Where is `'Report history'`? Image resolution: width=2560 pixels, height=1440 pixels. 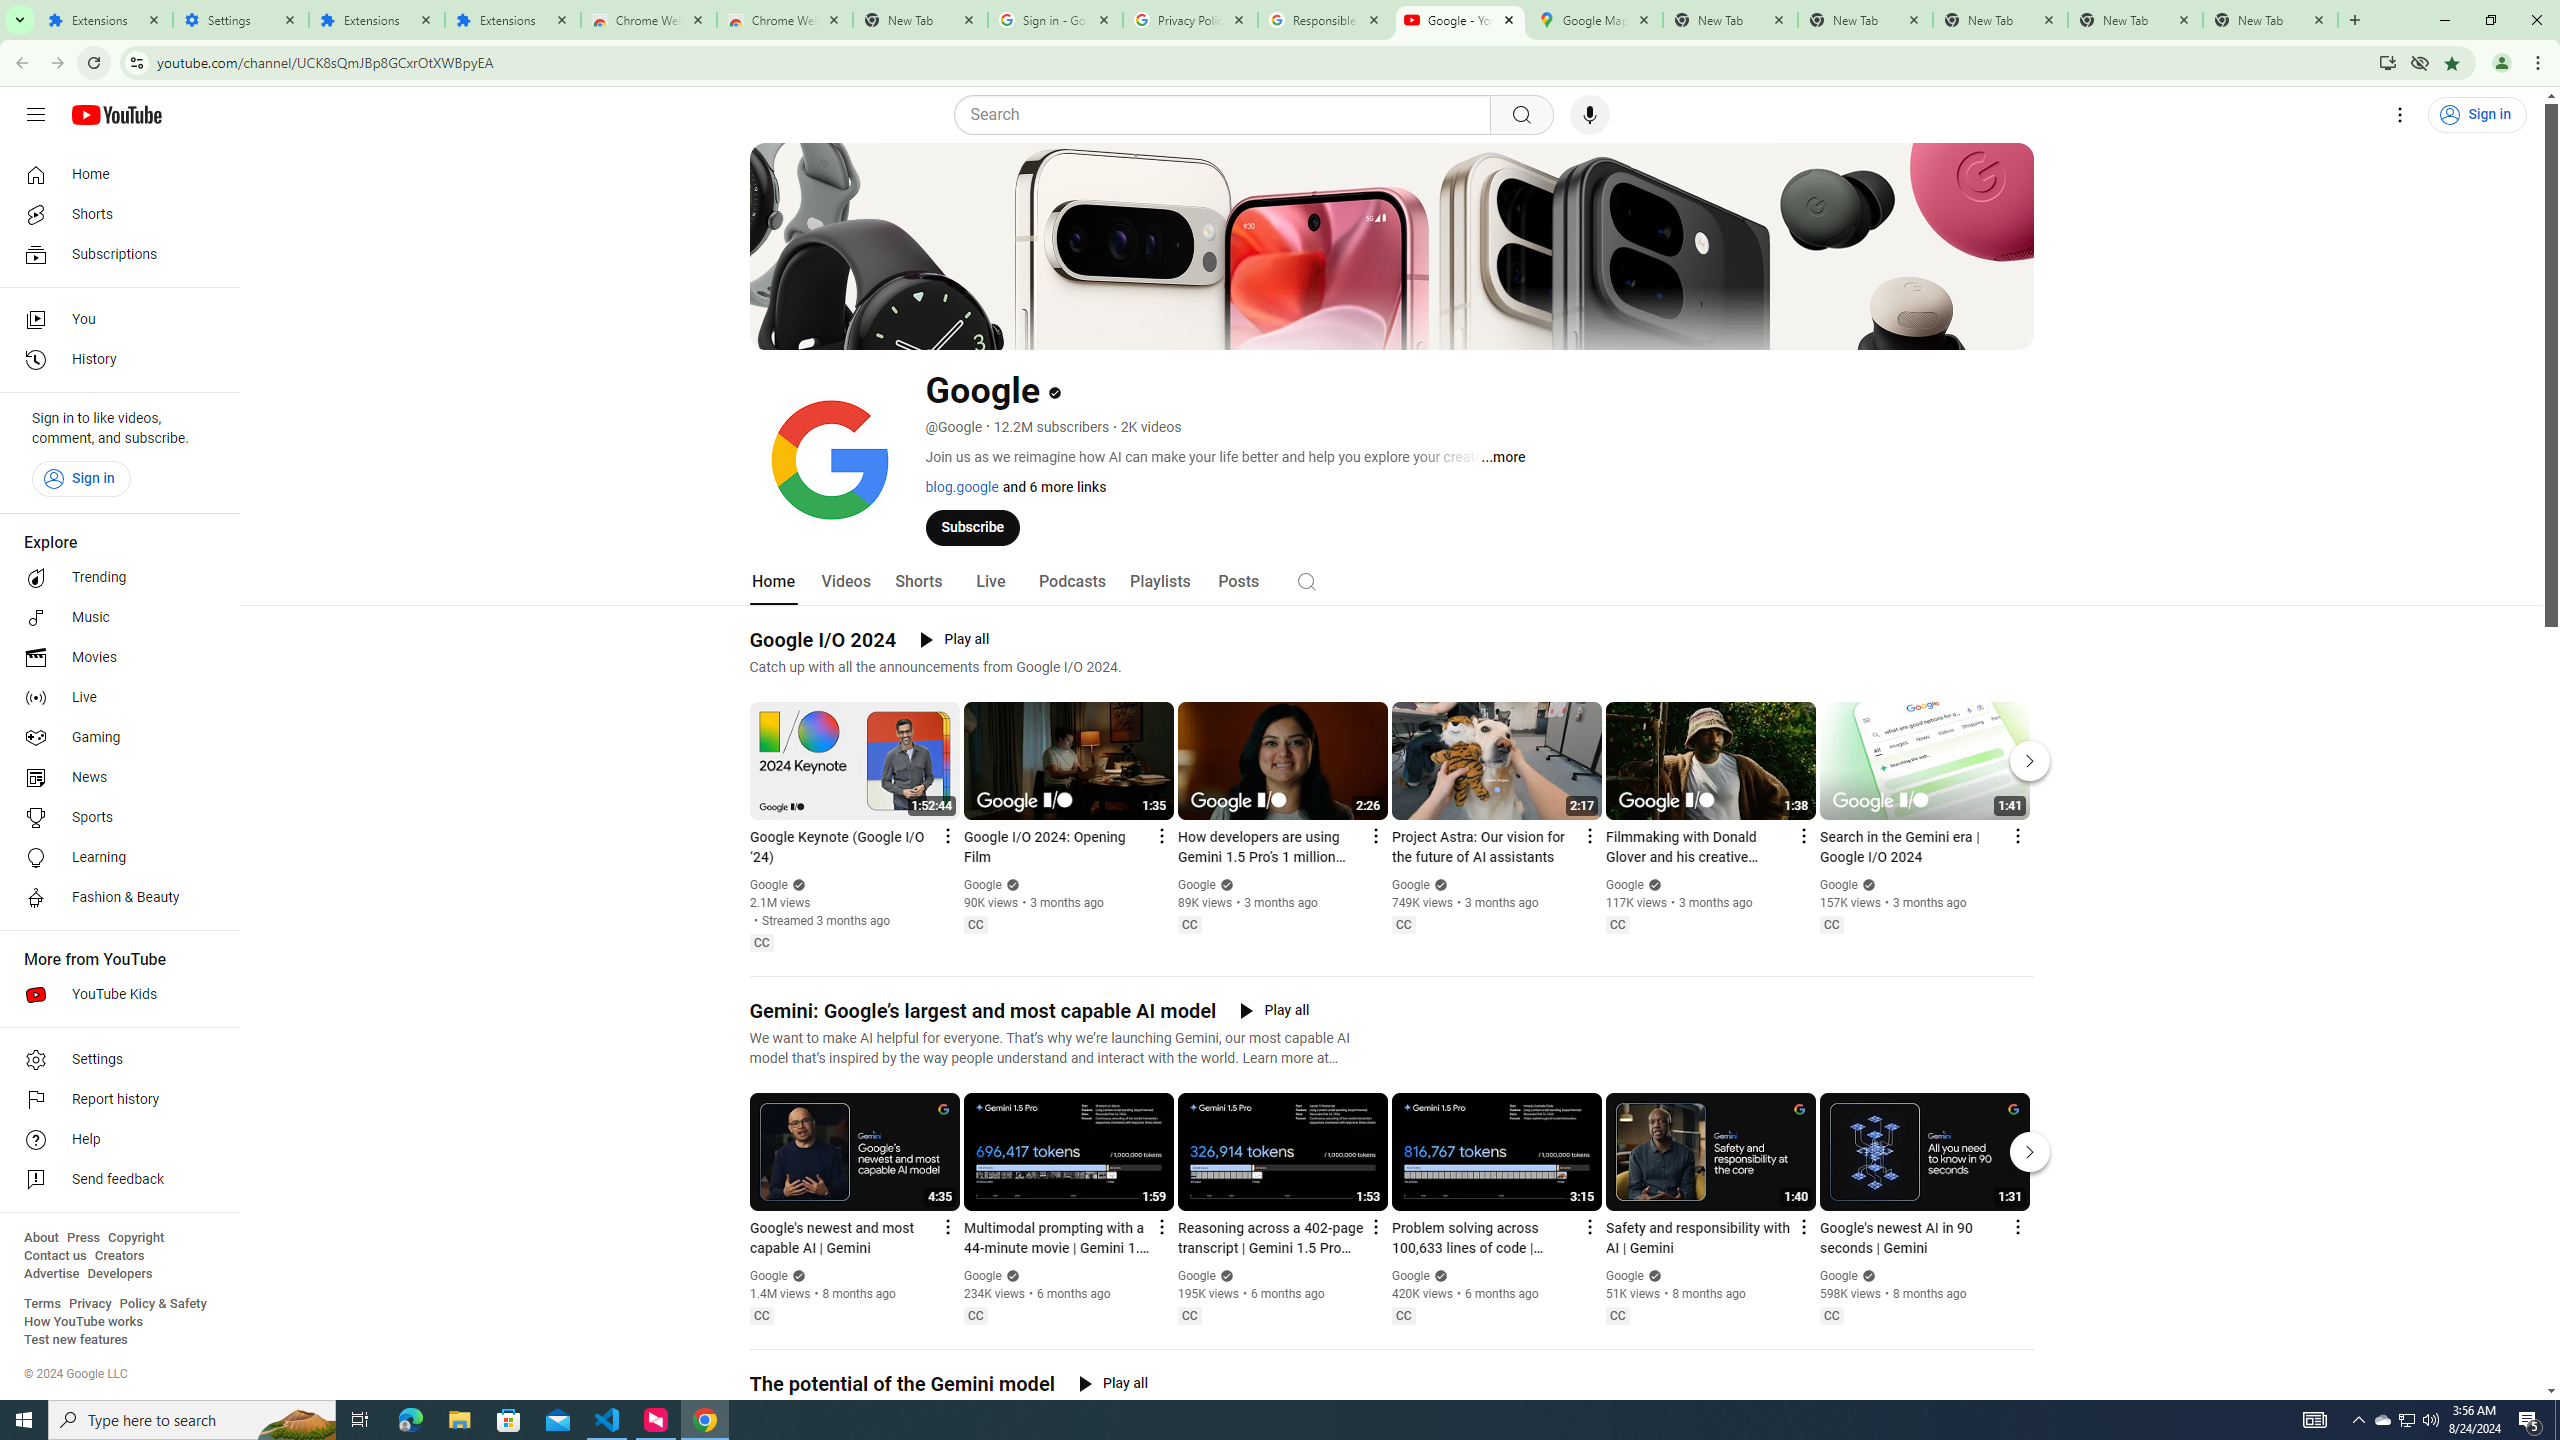 'Report history' is located at coordinates (113, 1099).